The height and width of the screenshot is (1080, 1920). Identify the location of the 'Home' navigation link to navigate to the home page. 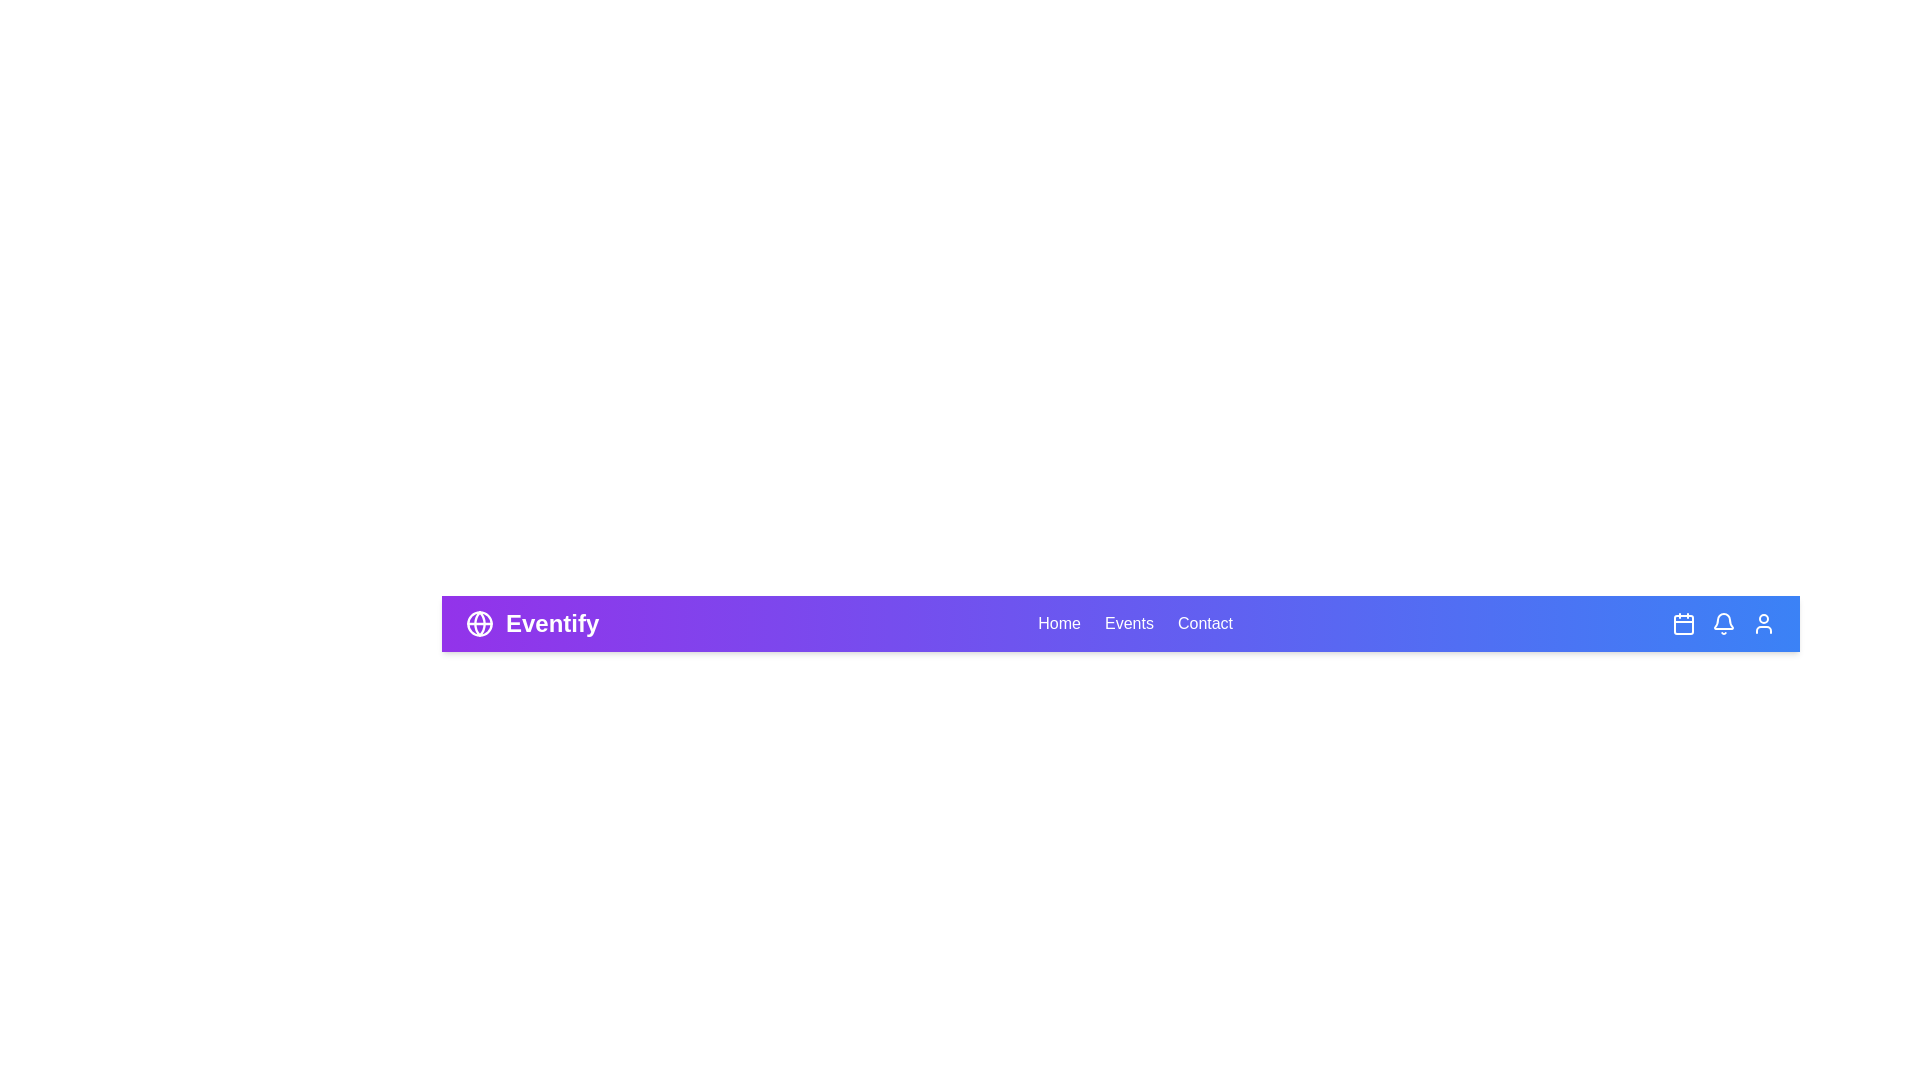
(1058, 623).